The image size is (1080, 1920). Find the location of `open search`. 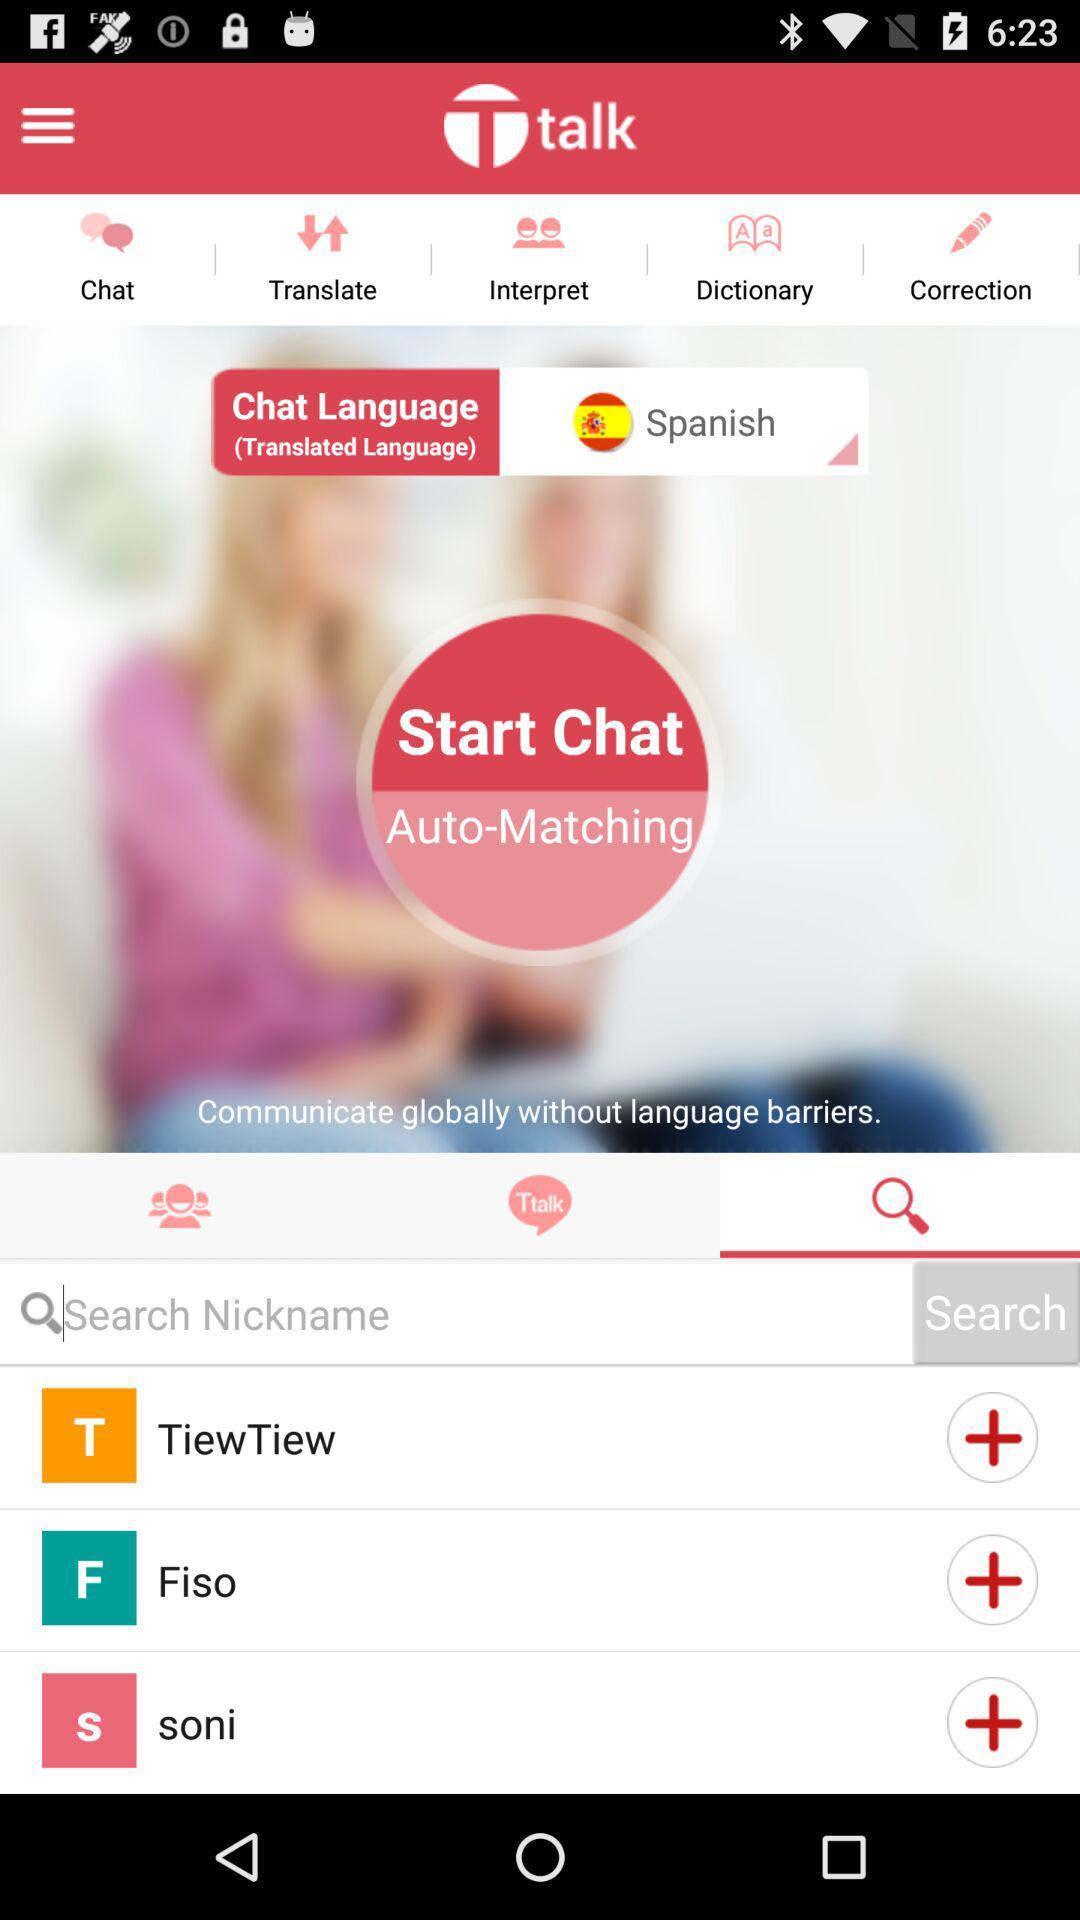

open search is located at coordinates (898, 1204).